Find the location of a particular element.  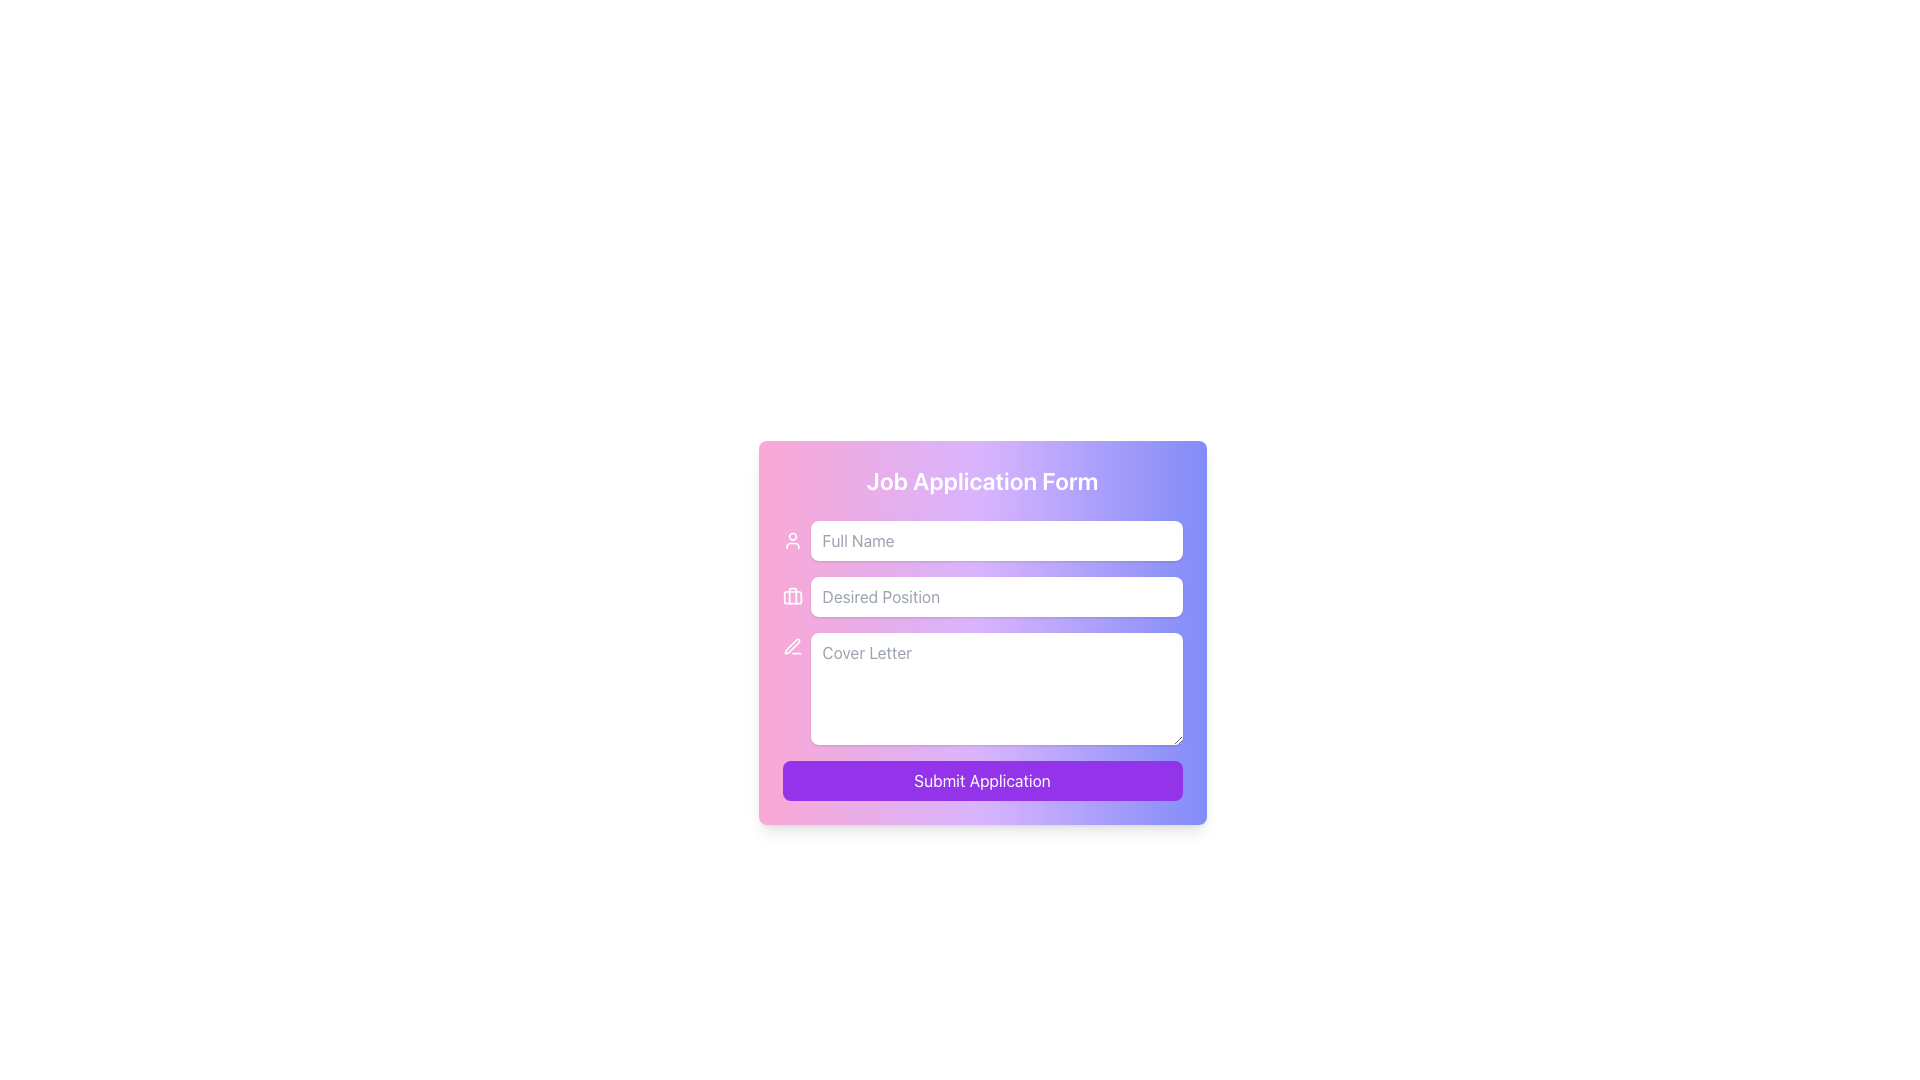

the Decorative Icon located to the left of the 'Cover Letter' text area in the form, which indicates an input-related feature is located at coordinates (791, 647).